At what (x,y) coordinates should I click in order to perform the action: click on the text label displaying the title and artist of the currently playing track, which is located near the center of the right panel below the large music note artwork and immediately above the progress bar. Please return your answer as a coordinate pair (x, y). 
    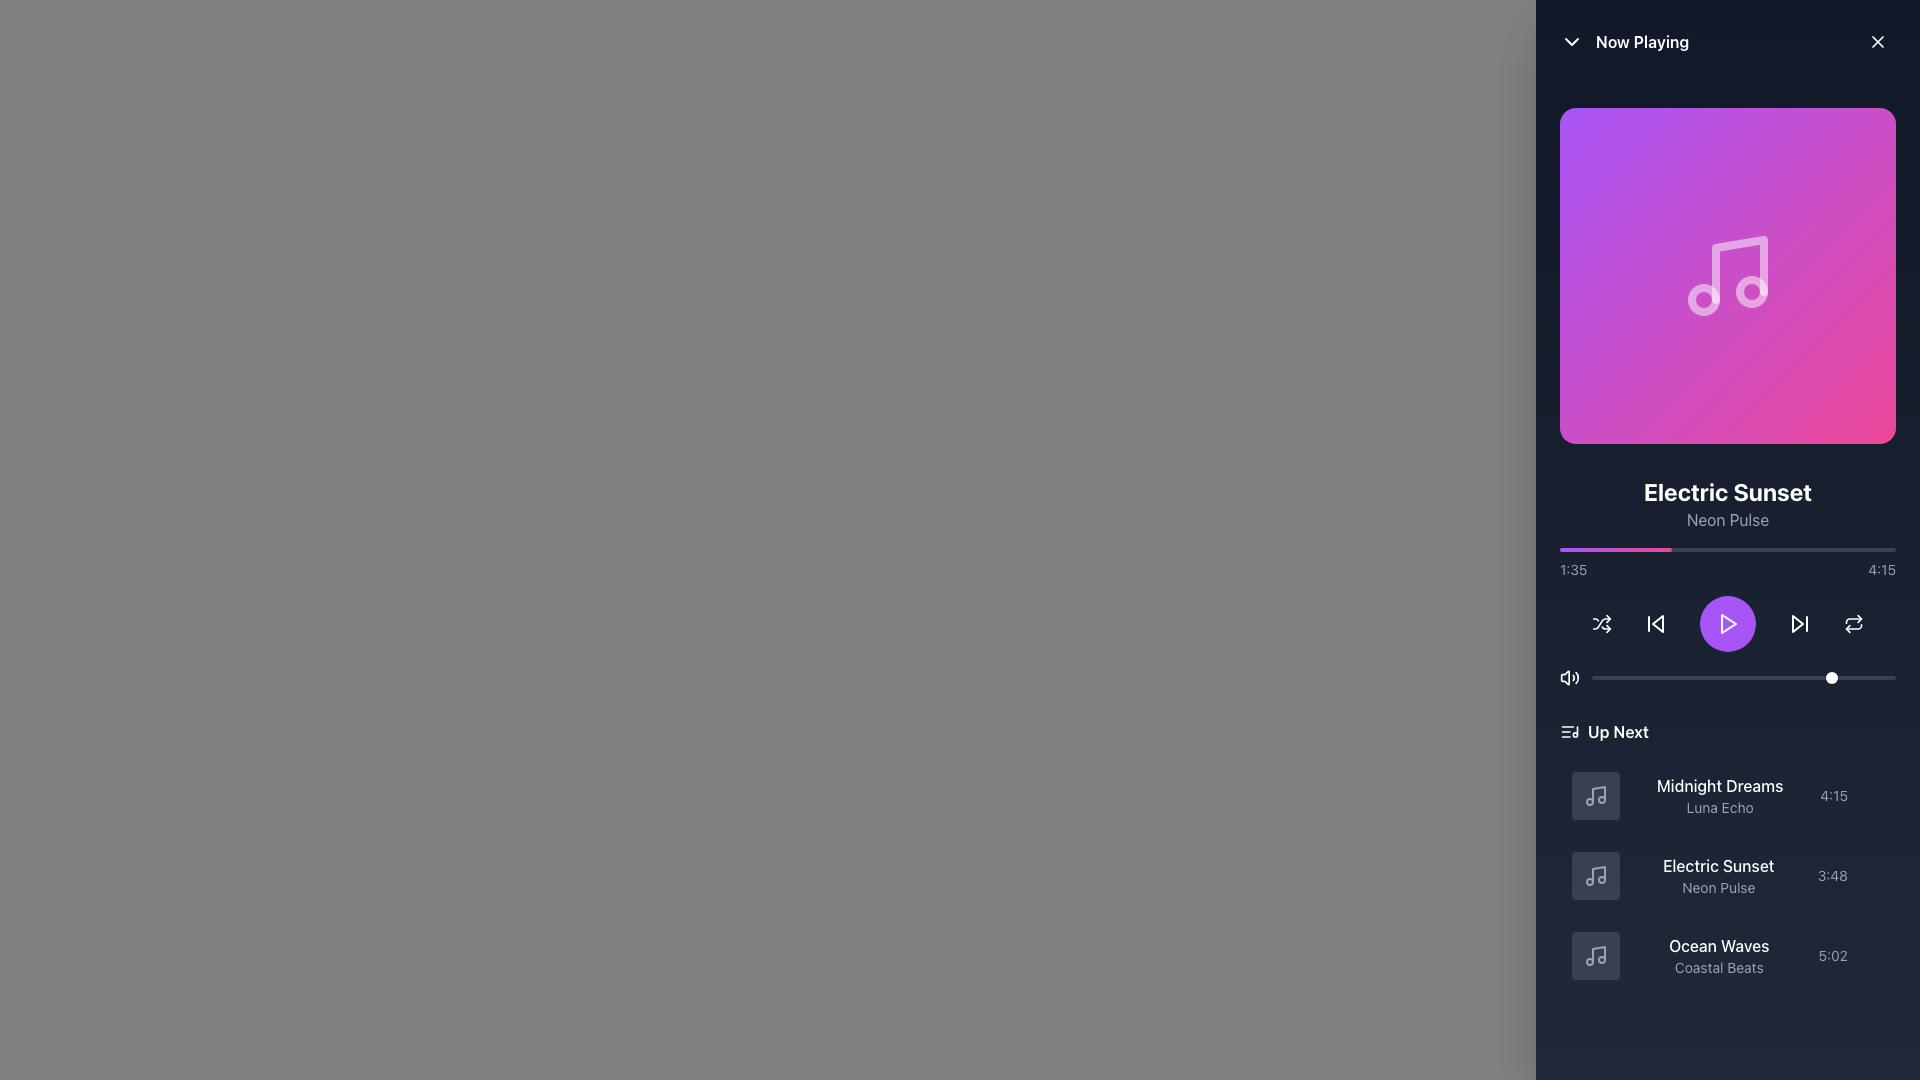
    Looking at the image, I should click on (1727, 503).